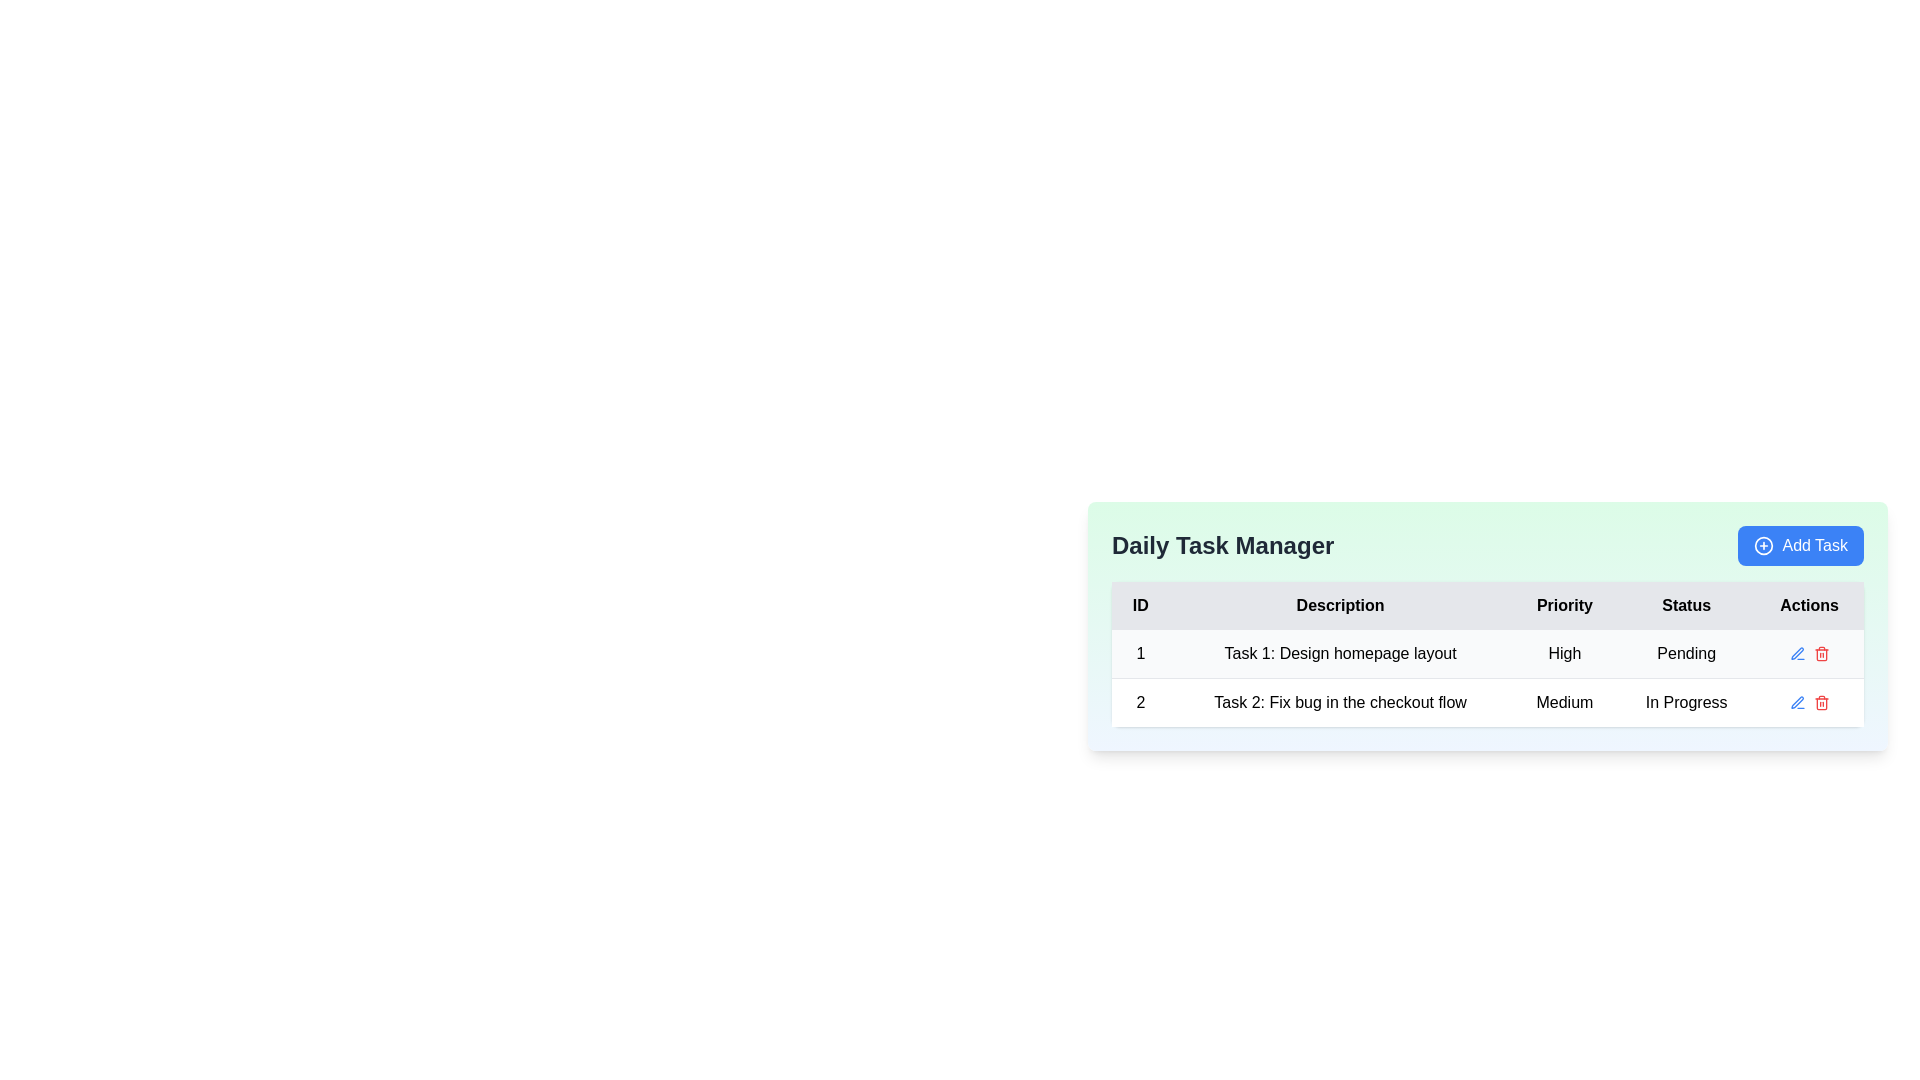 This screenshot has height=1080, width=1920. Describe the element at coordinates (1764, 546) in the screenshot. I see `the addition icon within the blue 'Add Task' button located at the top-right corner of the 'Daily Task Manager' interface to invoke the add task action` at that location.